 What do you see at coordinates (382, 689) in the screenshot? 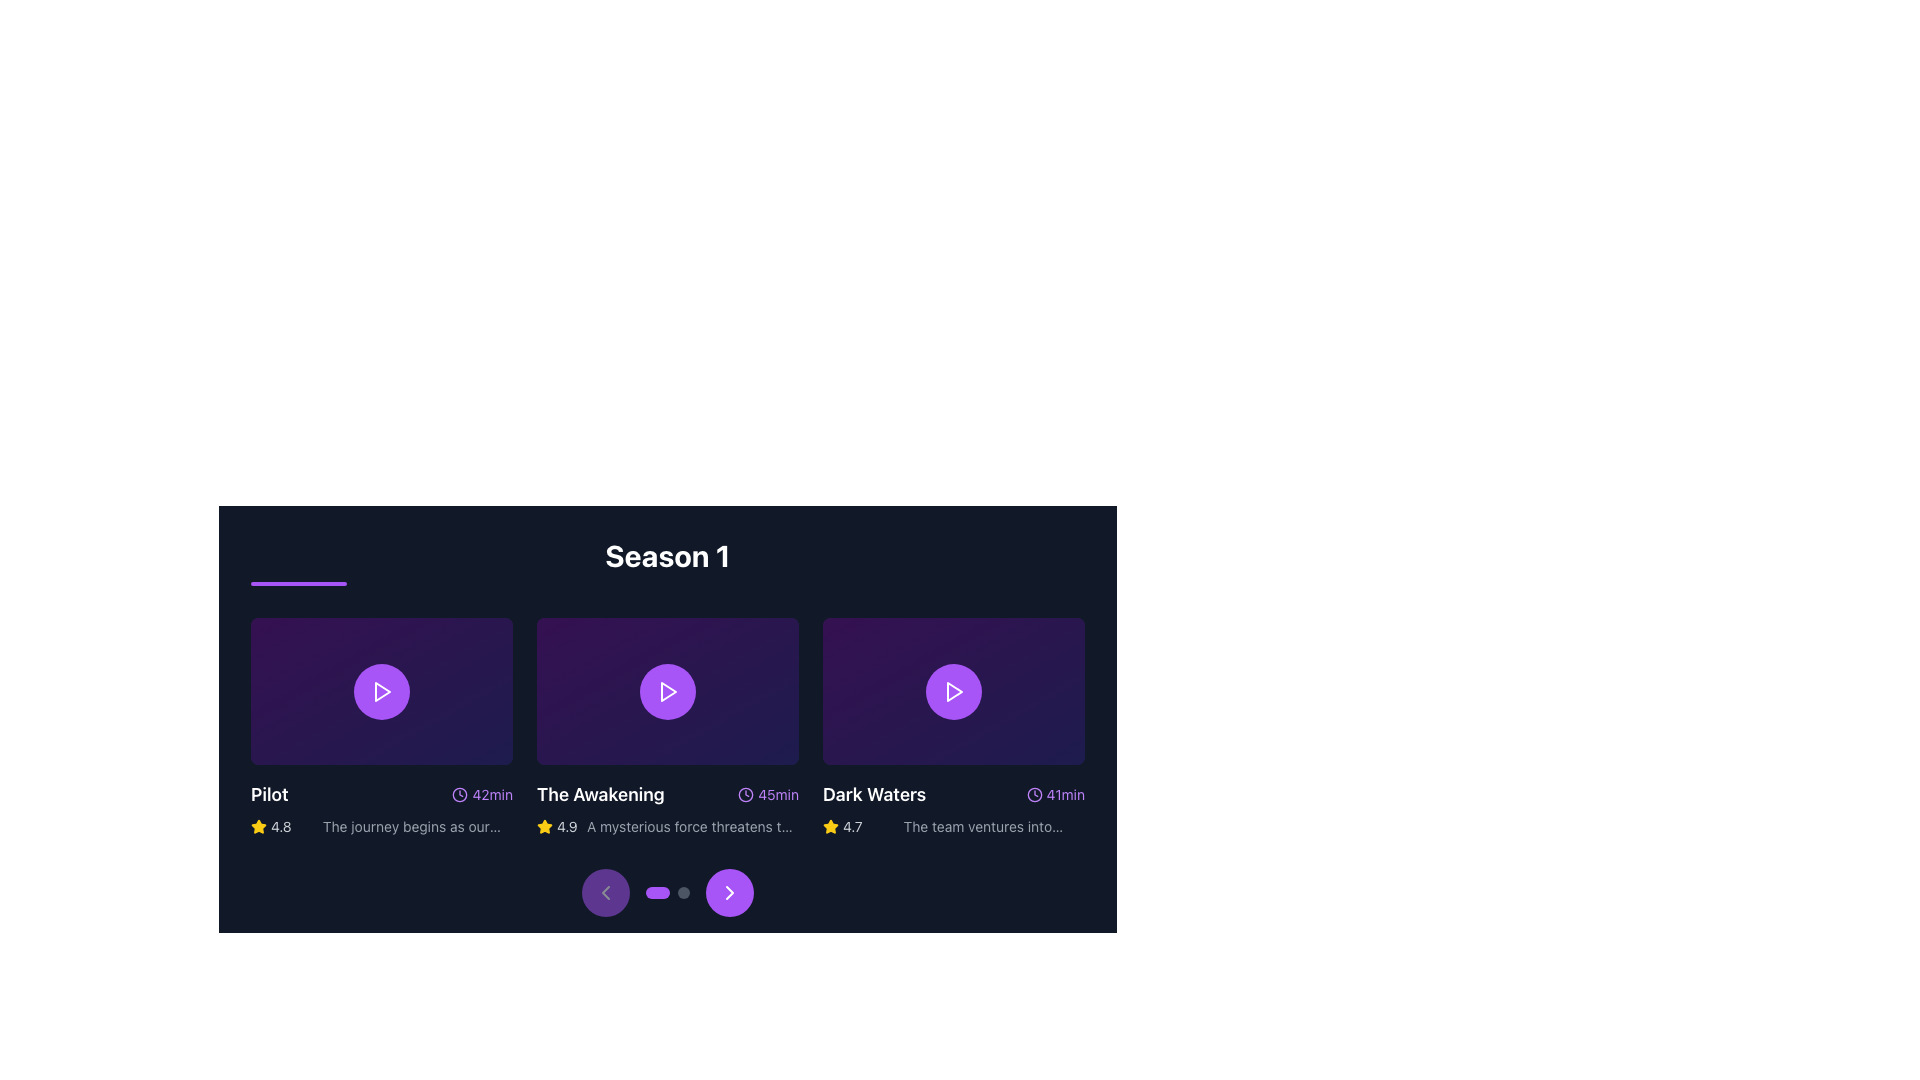
I see `the circular button with a purple background and a white play icon to play the associated content` at bounding box center [382, 689].